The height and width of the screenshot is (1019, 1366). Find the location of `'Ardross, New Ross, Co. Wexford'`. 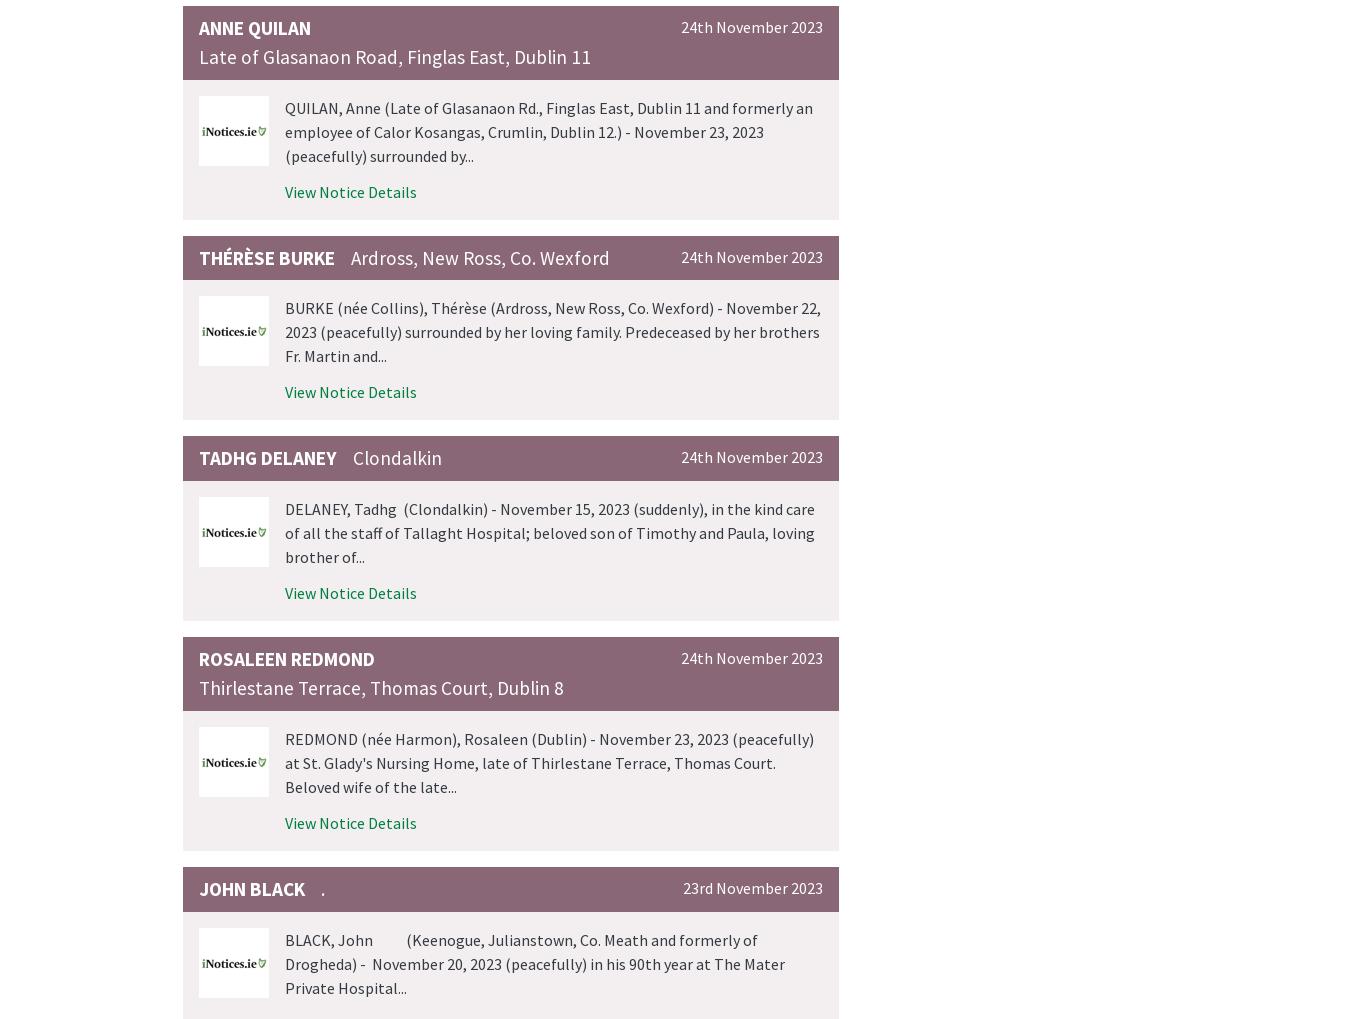

'Ardross, New Ross, Co. Wexford' is located at coordinates (480, 256).